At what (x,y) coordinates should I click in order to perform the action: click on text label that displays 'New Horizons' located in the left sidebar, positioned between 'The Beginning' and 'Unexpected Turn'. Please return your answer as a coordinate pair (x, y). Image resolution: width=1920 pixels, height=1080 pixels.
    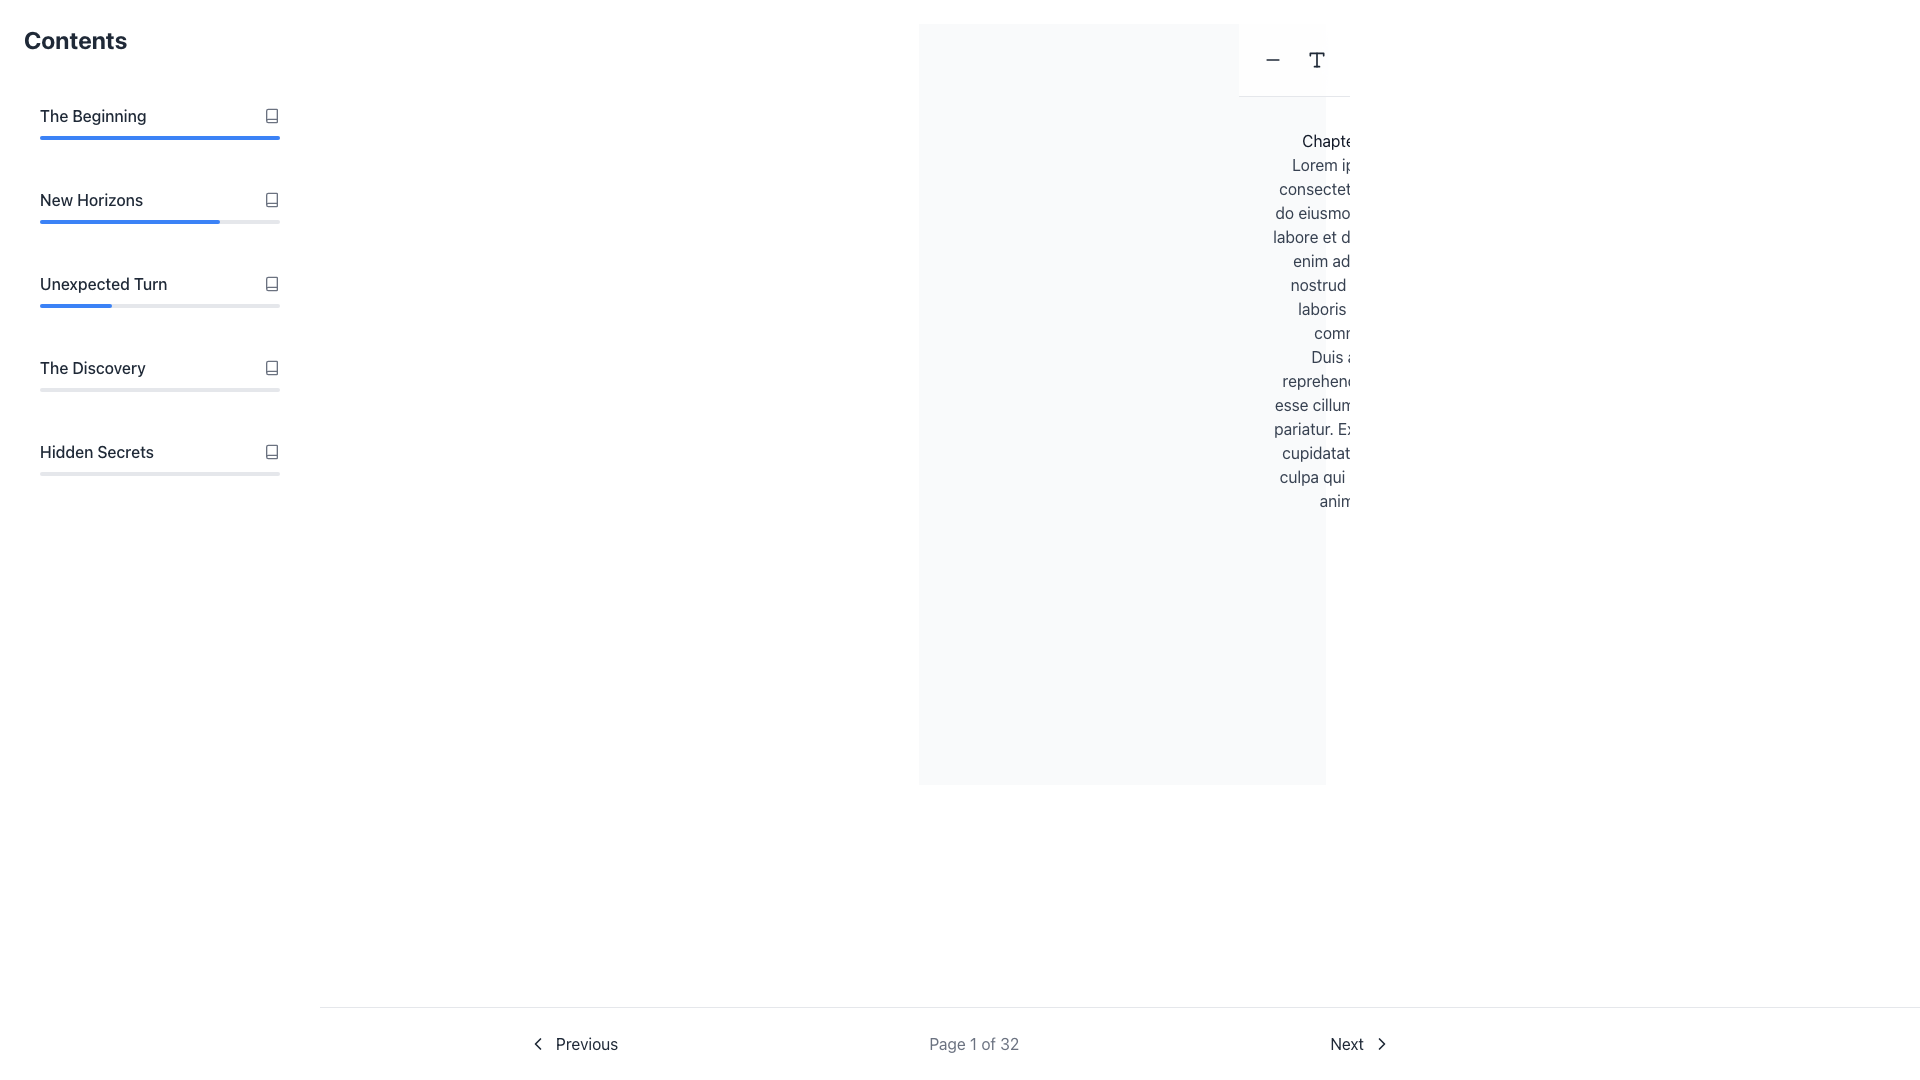
    Looking at the image, I should click on (90, 200).